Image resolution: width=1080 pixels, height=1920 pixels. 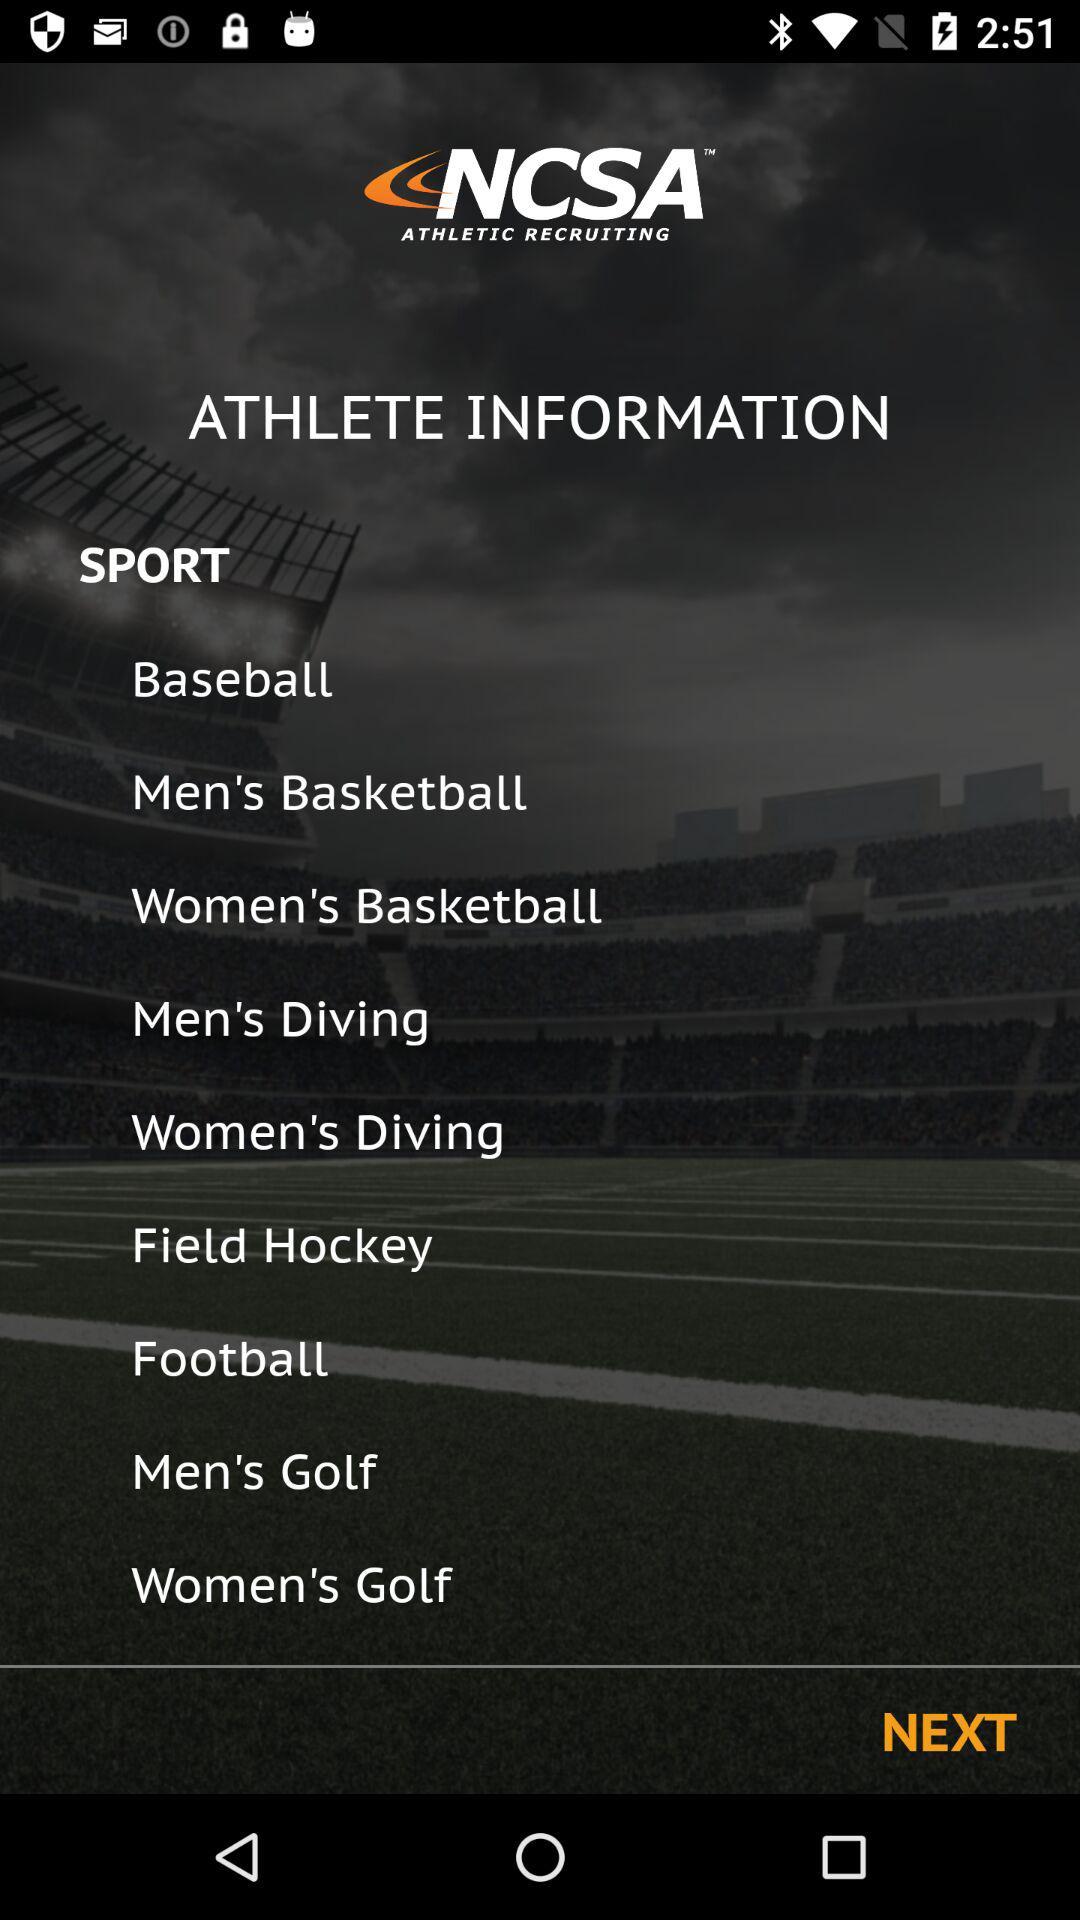 What do you see at coordinates (591, 678) in the screenshot?
I see `the icon above the men's basketball icon` at bounding box center [591, 678].